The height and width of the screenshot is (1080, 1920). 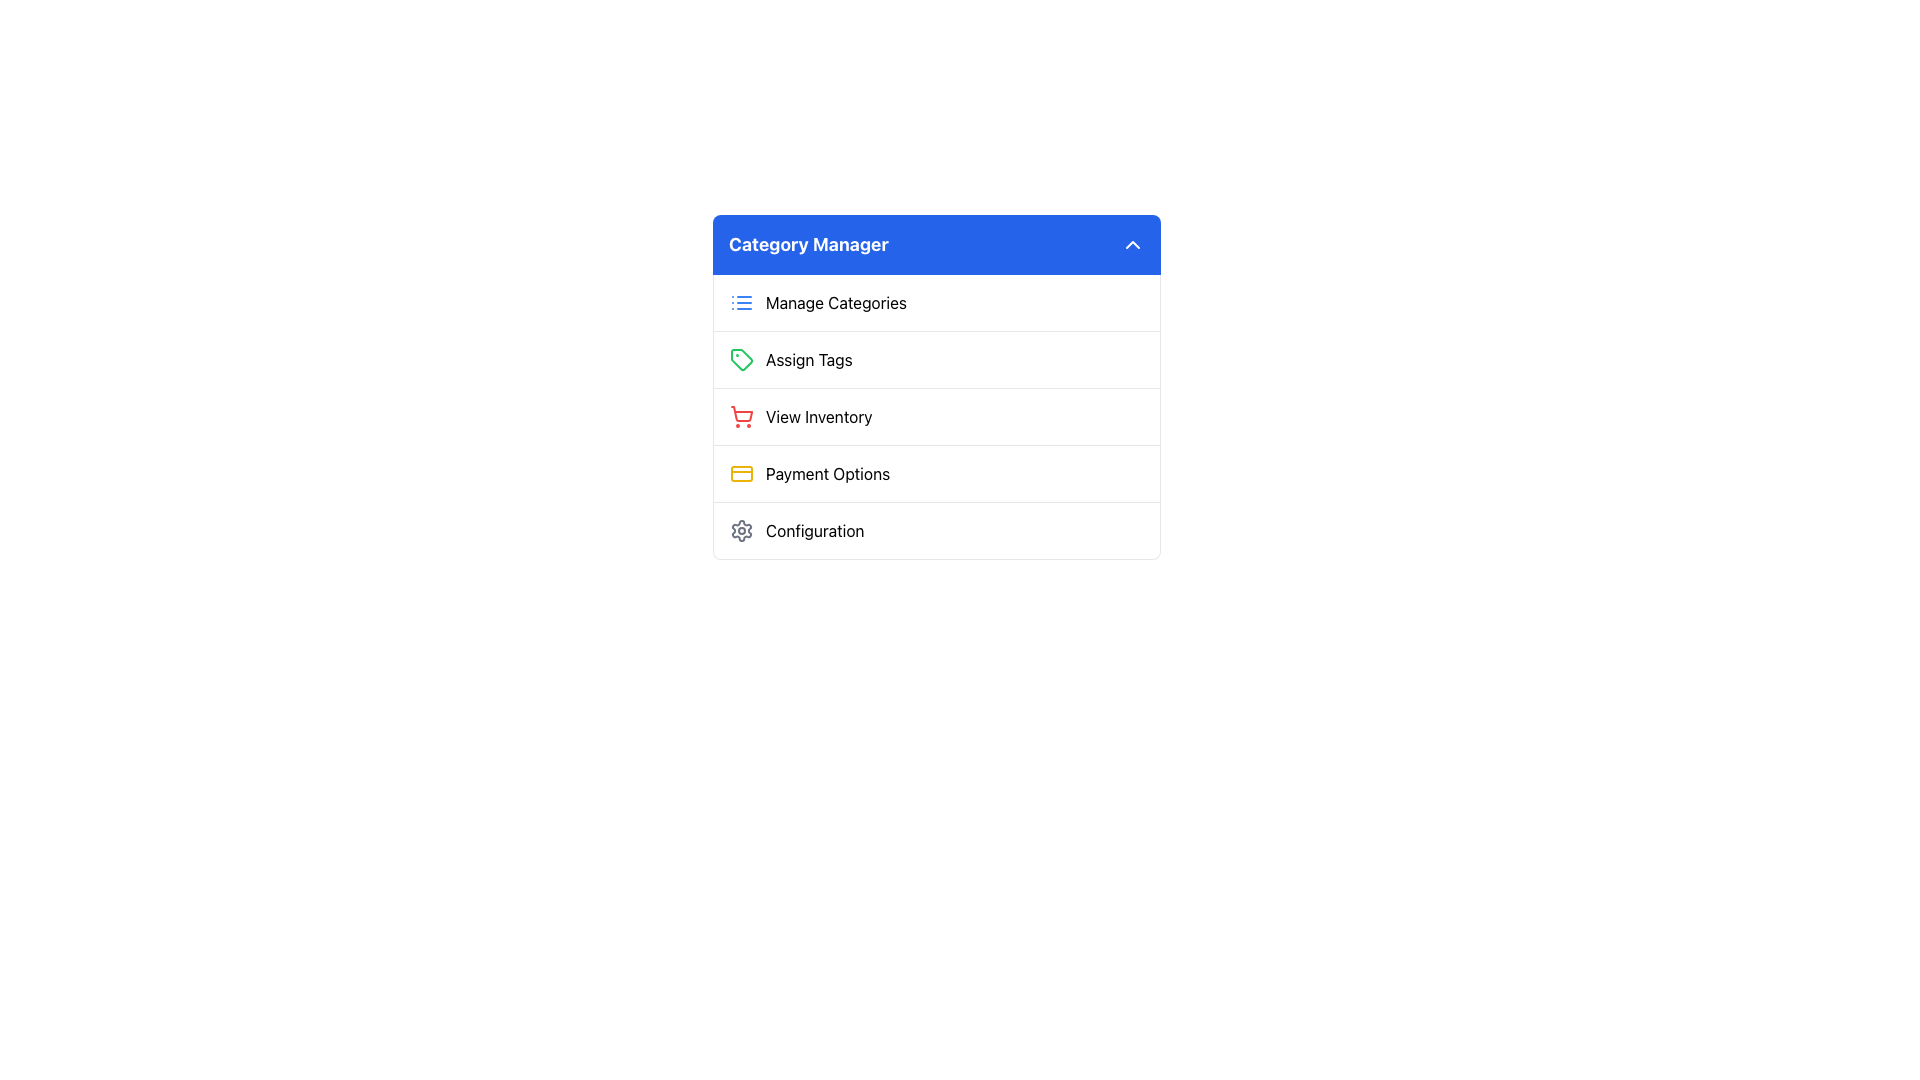 What do you see at coordinates (935, 387) in the screenshot?
I see `the 'Category Manager' menu option` at bounding box center [935, 387].